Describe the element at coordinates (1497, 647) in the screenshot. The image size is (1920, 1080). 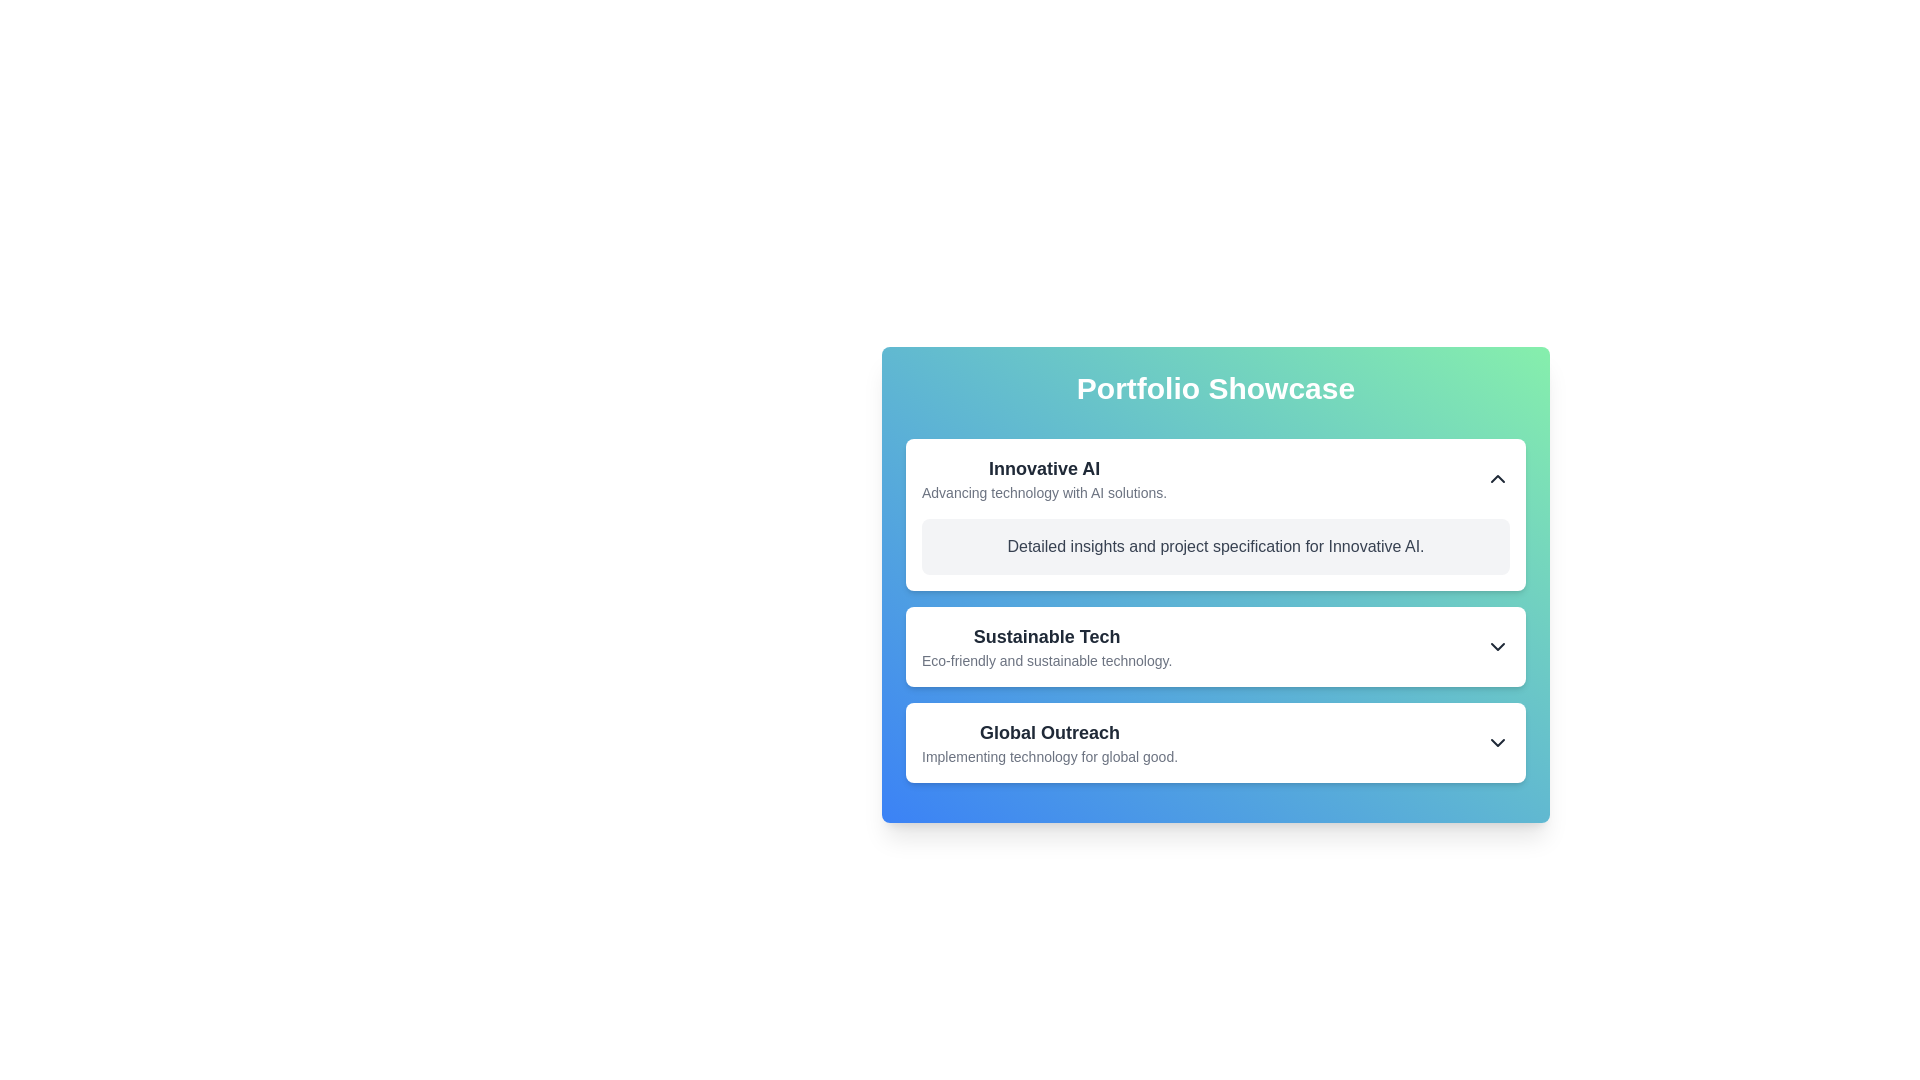
I see `the downward-pointing chevron icon located at the far-right side of the 'Sustainable Tech' section` at that location.